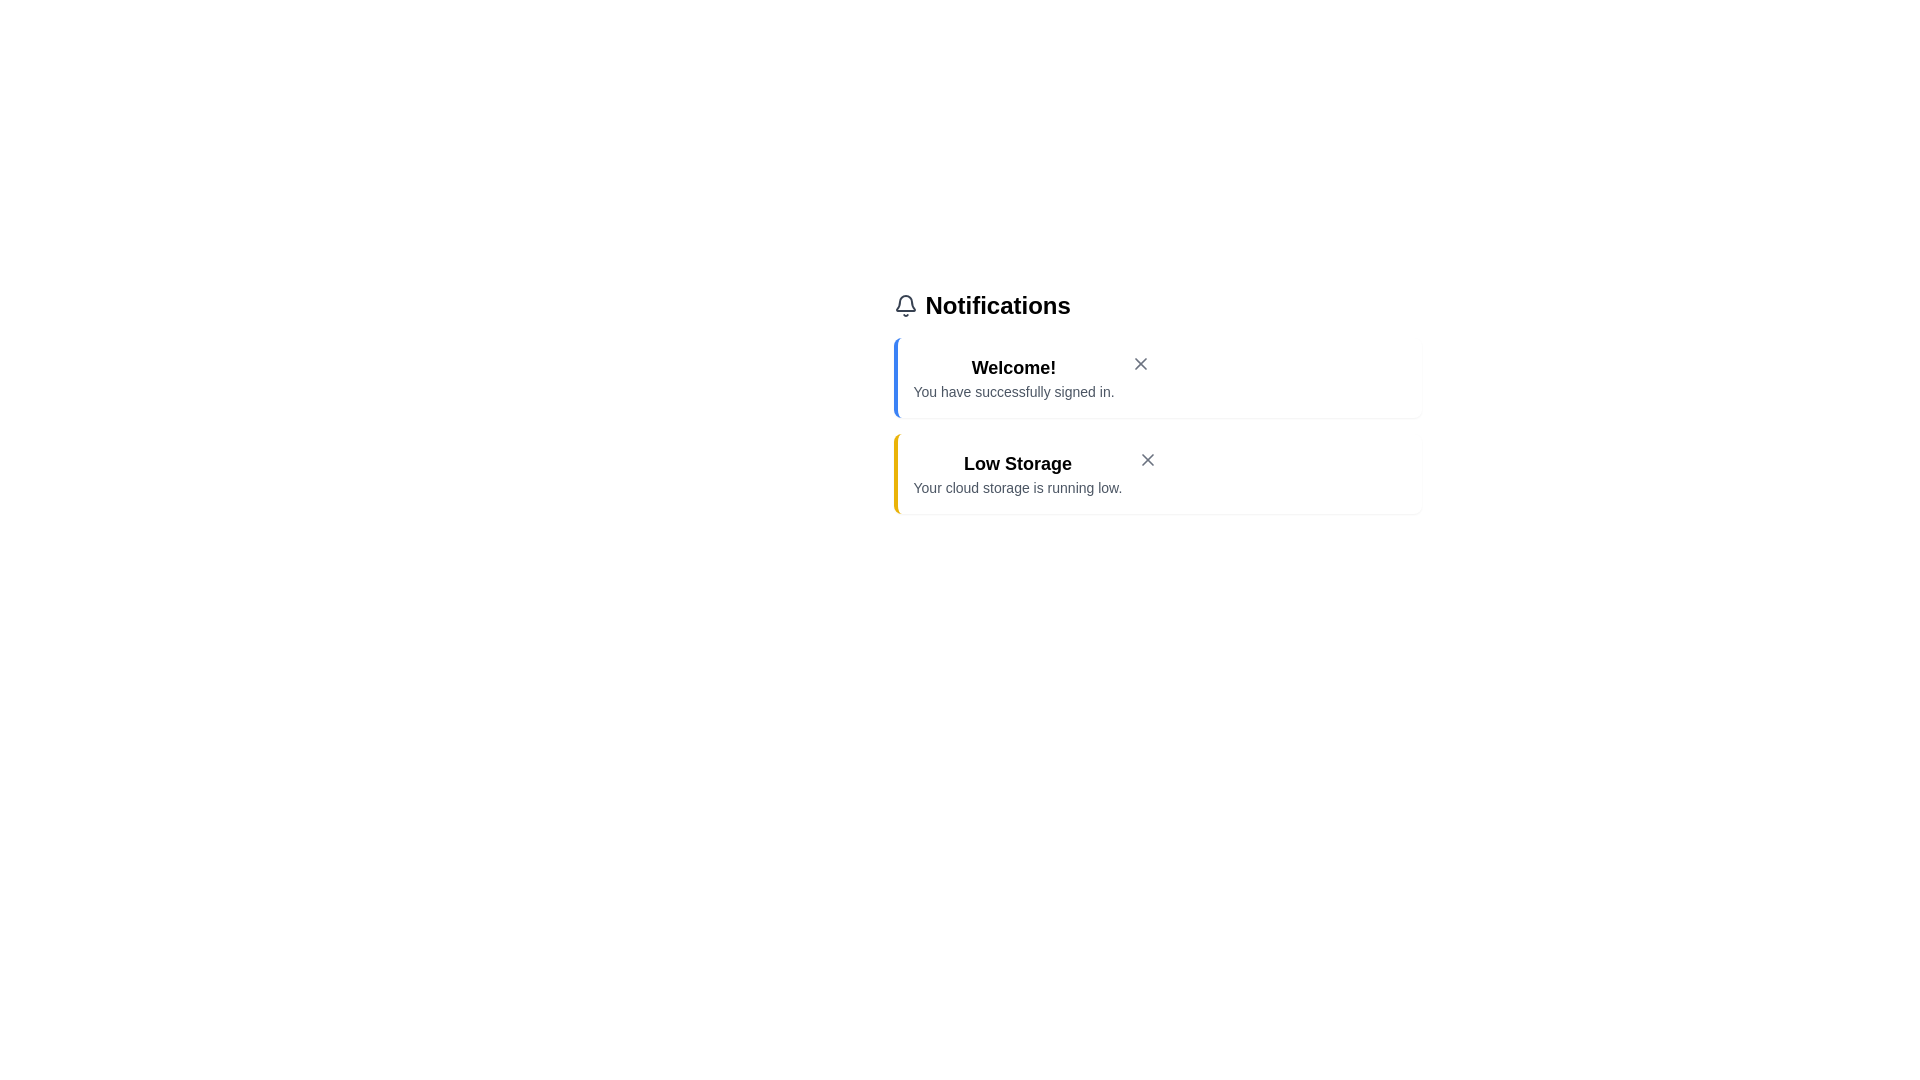 This screenshot has width=1920, height=1080. Describe the element at coordinates (1140, 363) in the screenshot. I see `the close button located at the right end of the notification box that contains the title 'Welcome!' and the subtitle 'You have successfully signed in.'` at that location.